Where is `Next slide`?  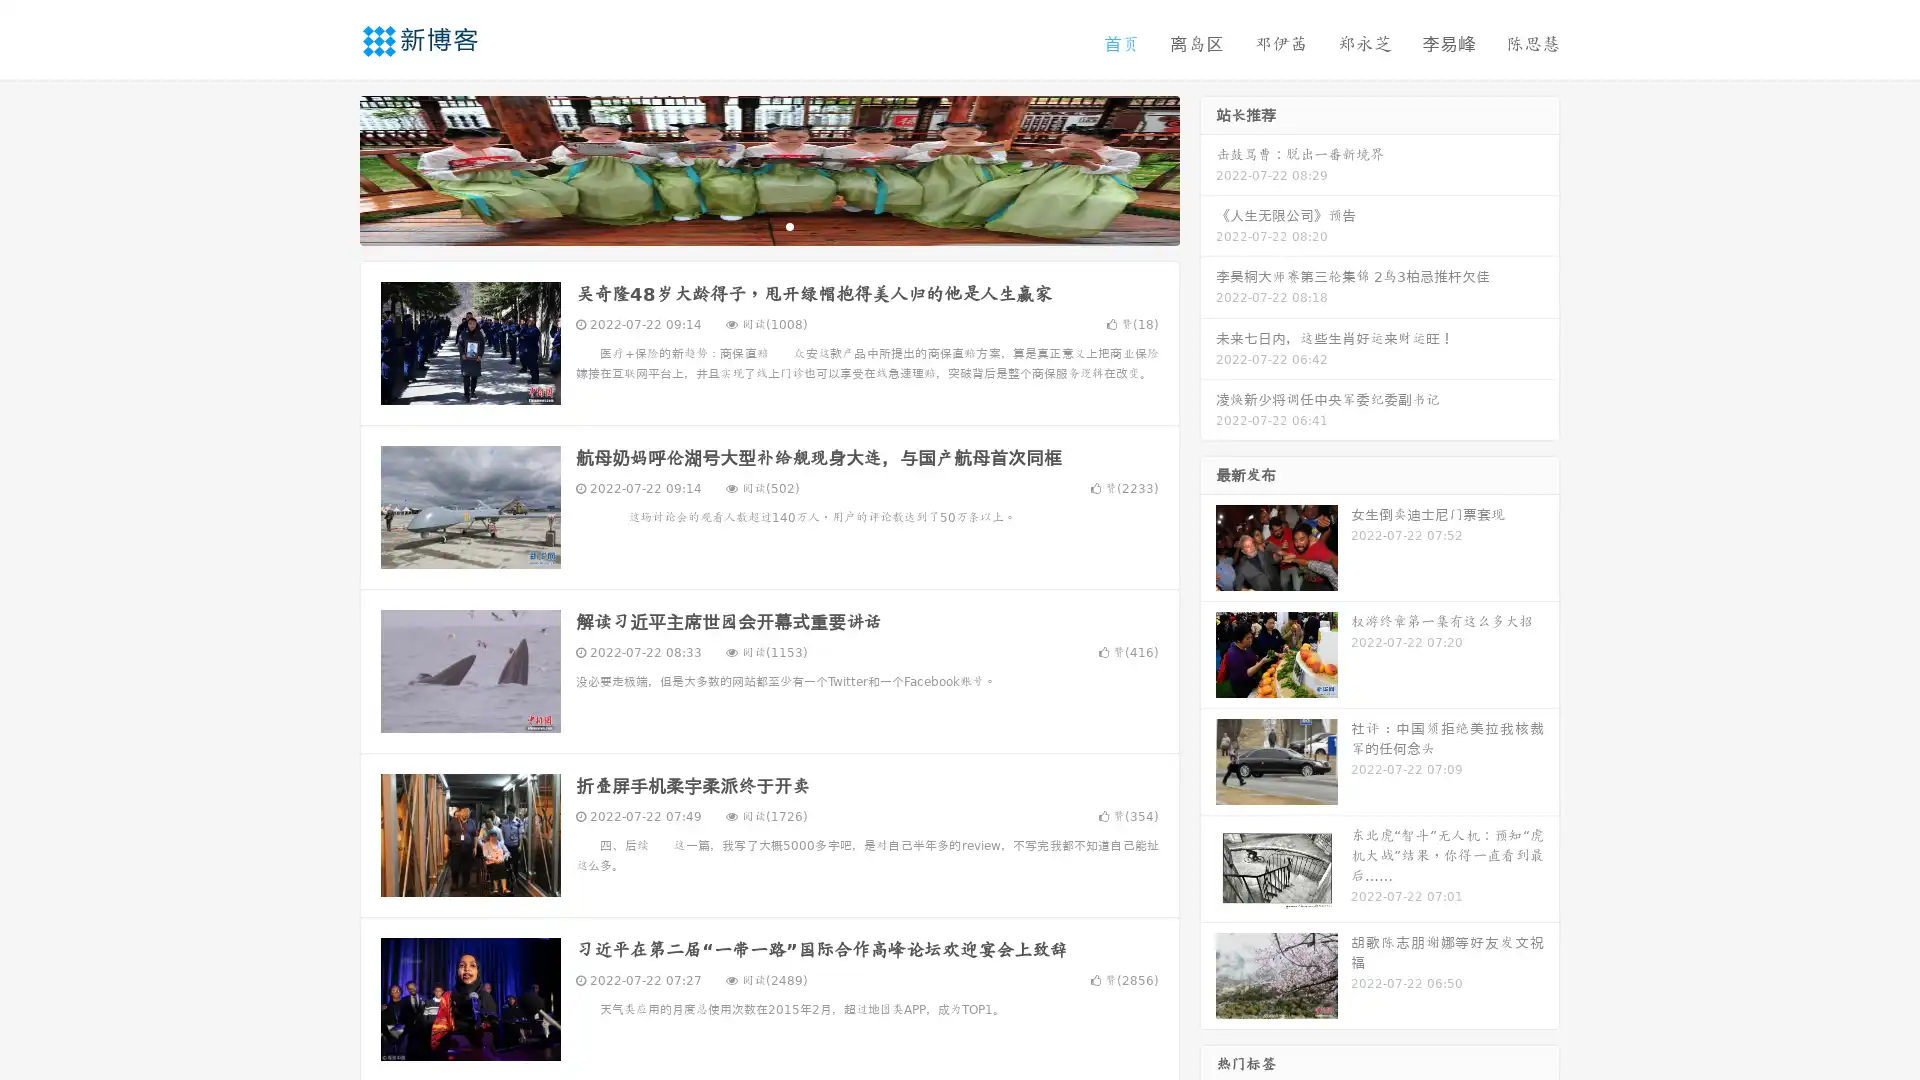 Next slide is located at coordinates (1208, 168).